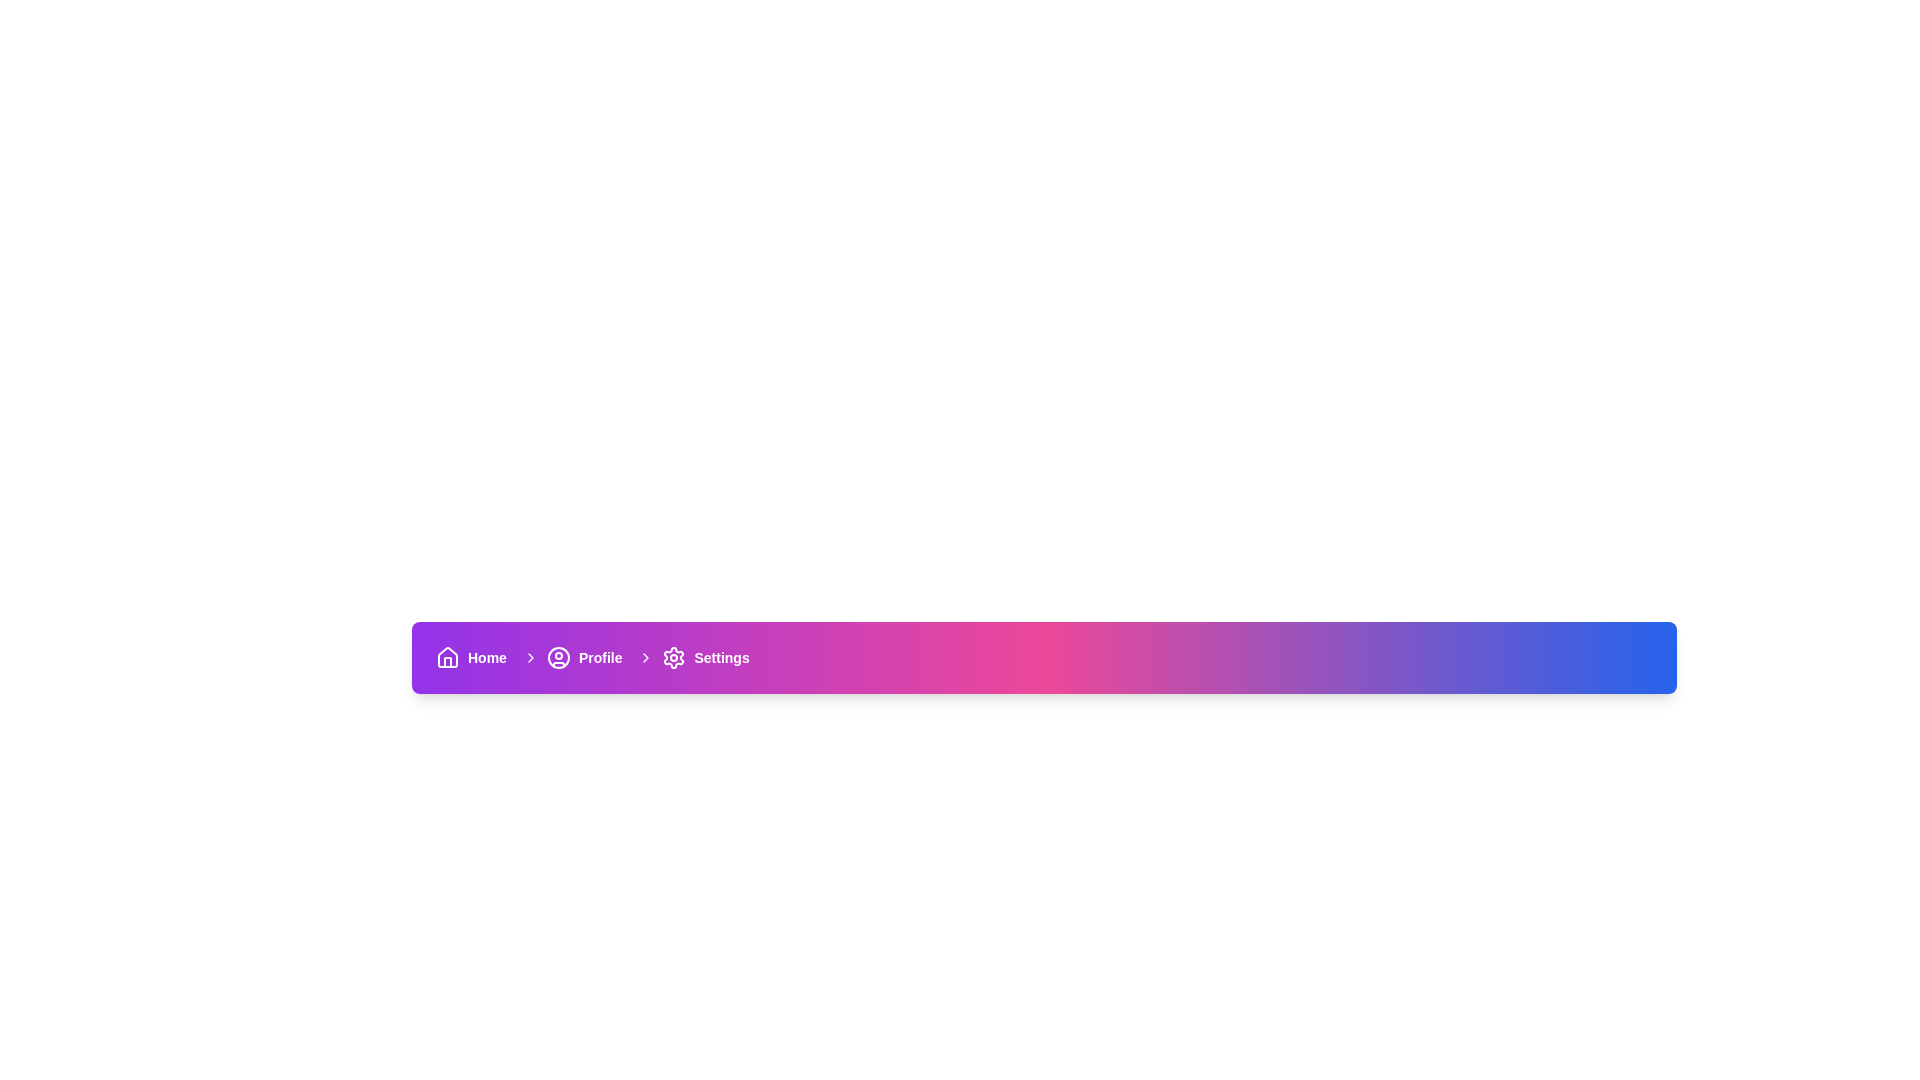 This screenshot has width=1920, height=1080. I want to click on the 'Home' icon, which is a minimalistic vector graphic of a house located in the bottom-right navigation bar, so click(446, 656).